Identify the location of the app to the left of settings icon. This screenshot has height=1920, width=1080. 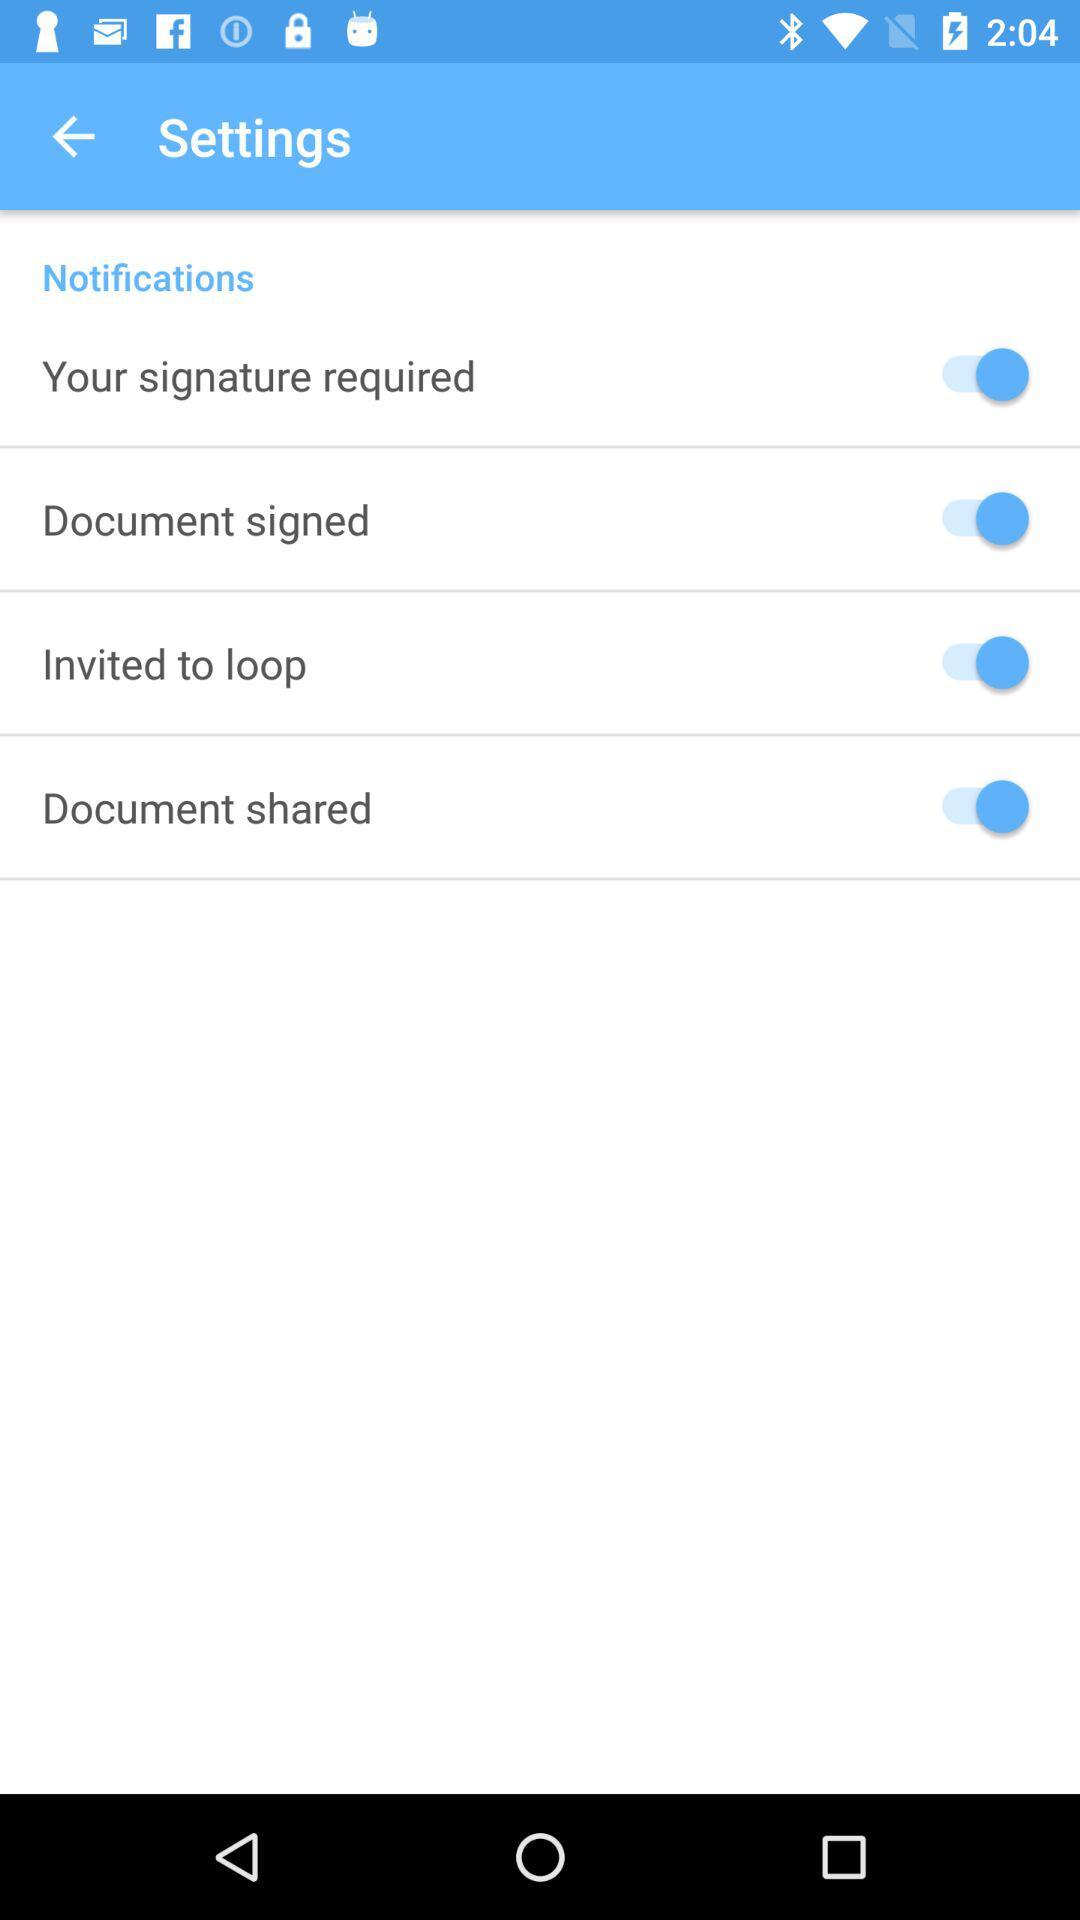
(72, 135).